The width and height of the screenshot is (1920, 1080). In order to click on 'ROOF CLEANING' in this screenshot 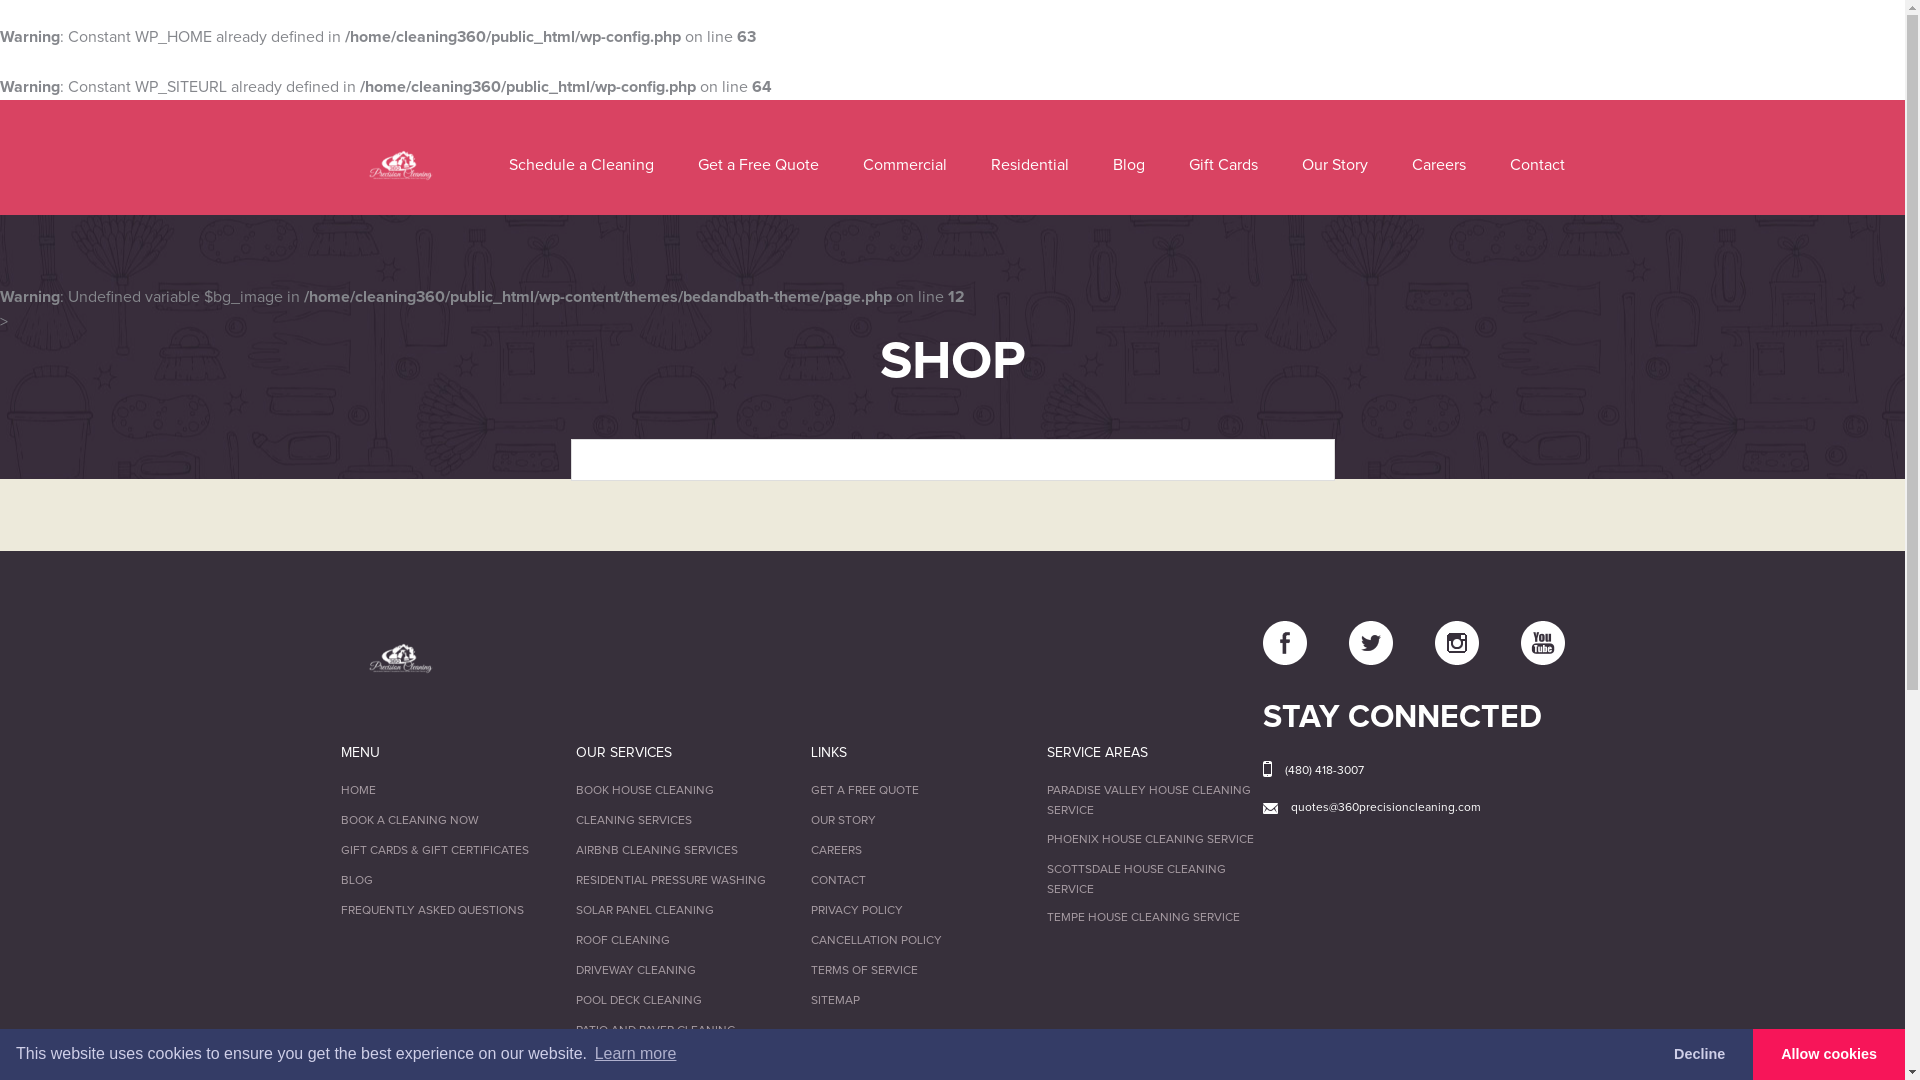, I will do `click(622, 941)`.